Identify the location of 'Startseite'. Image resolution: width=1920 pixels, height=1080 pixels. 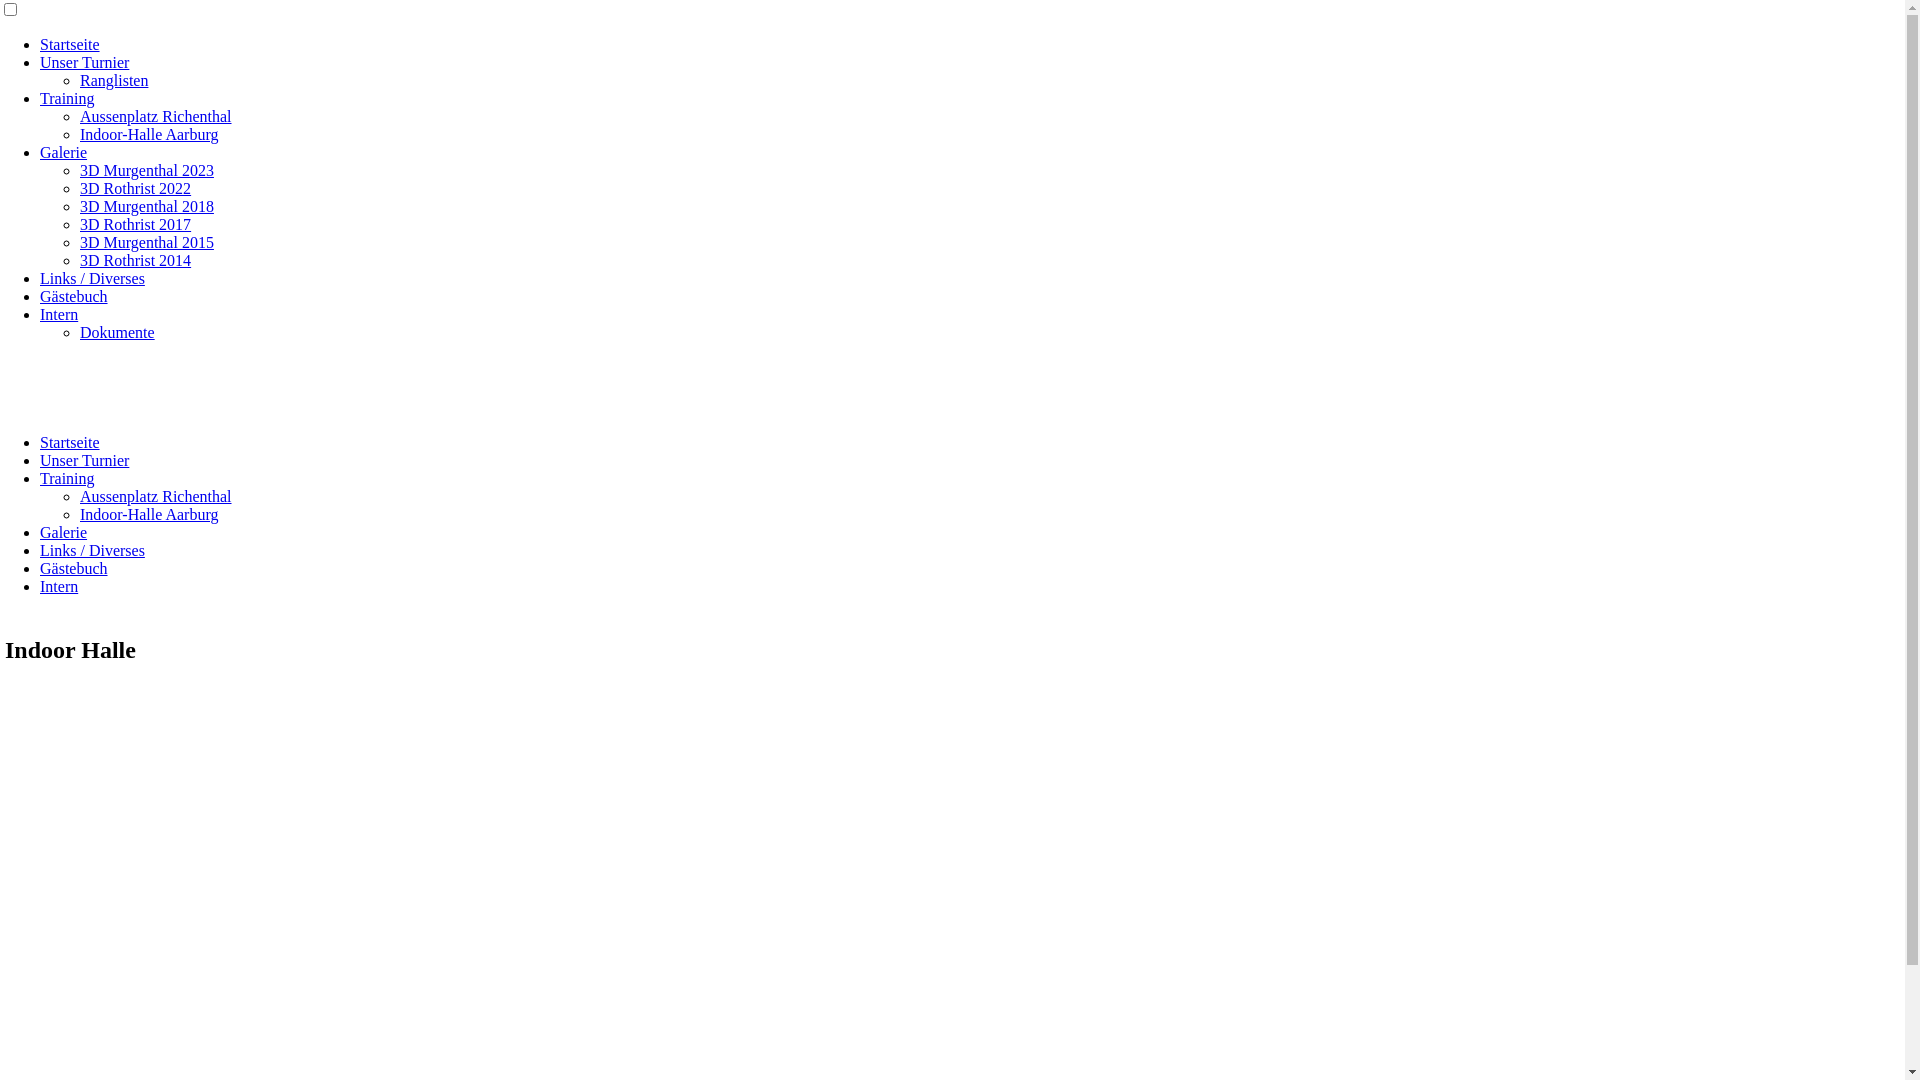
(70, 44).